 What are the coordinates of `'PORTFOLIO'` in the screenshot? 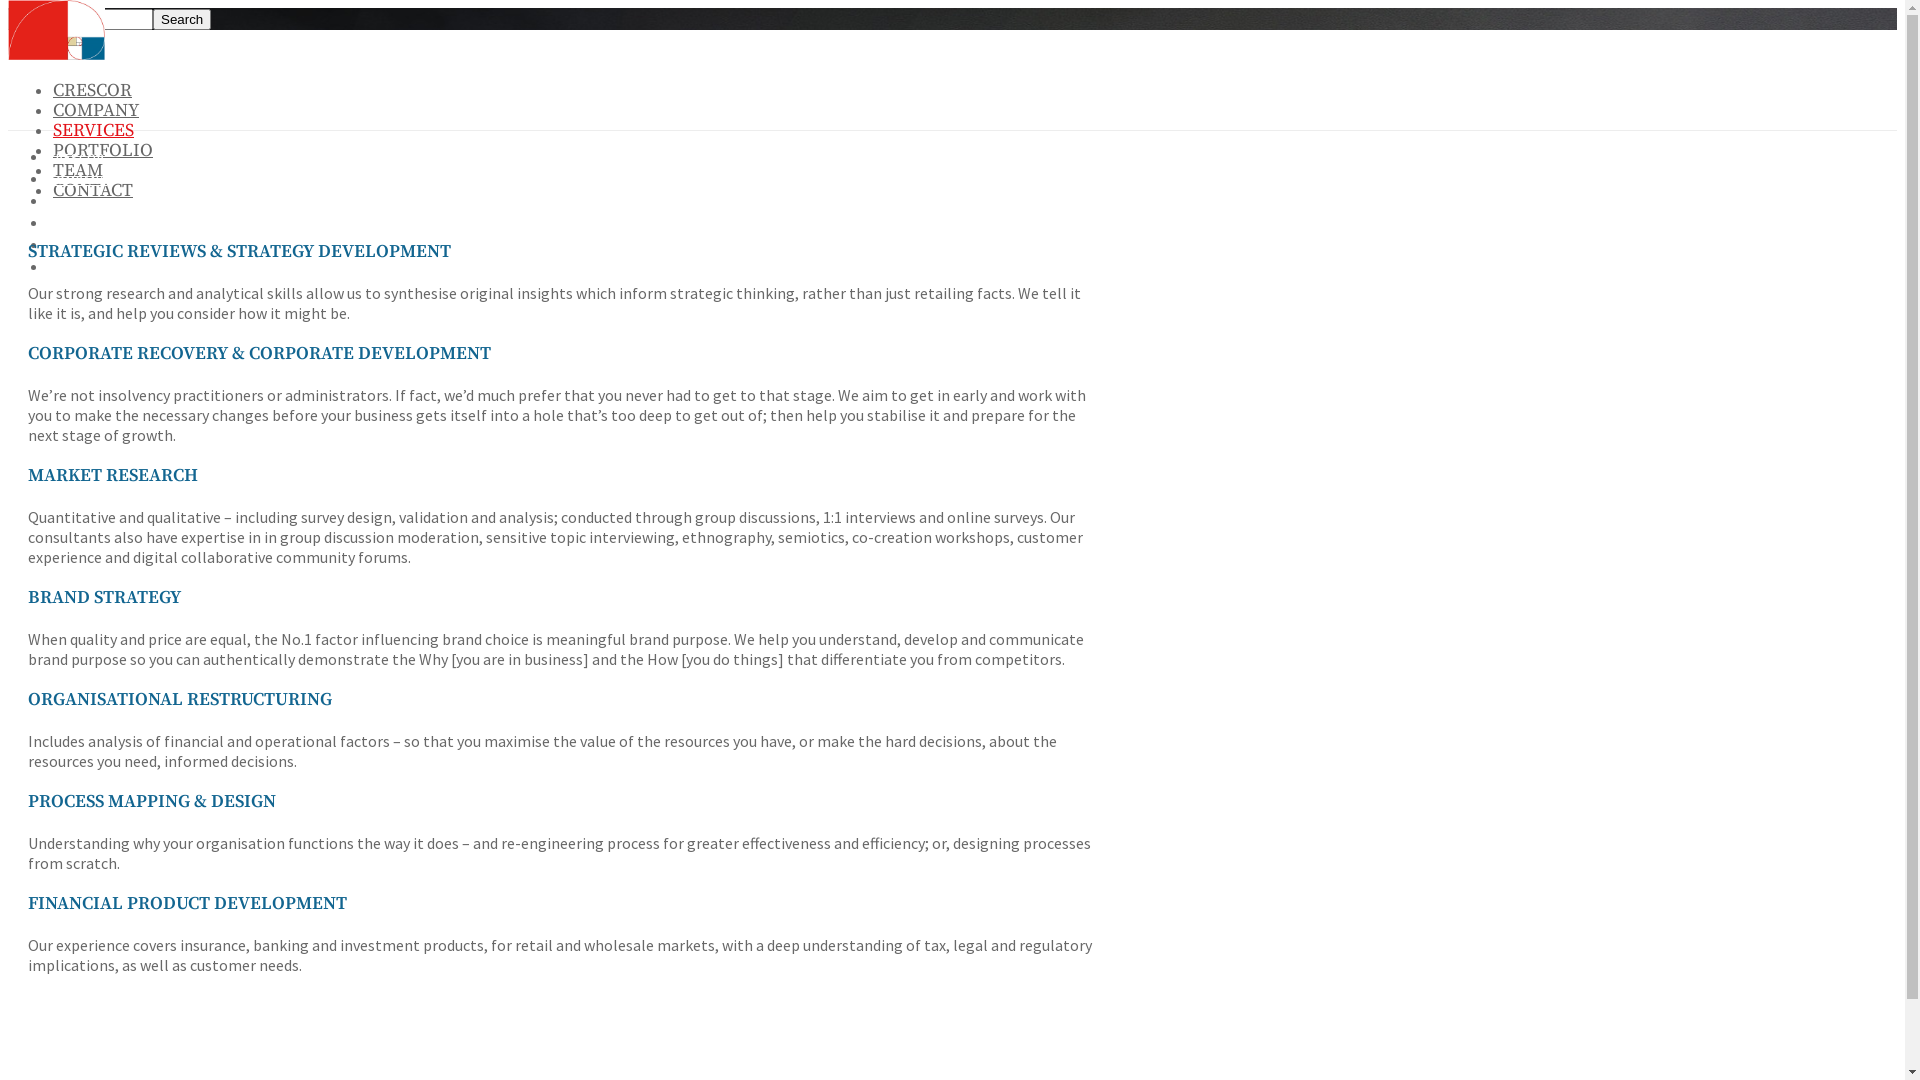 It's located at (101, 149).